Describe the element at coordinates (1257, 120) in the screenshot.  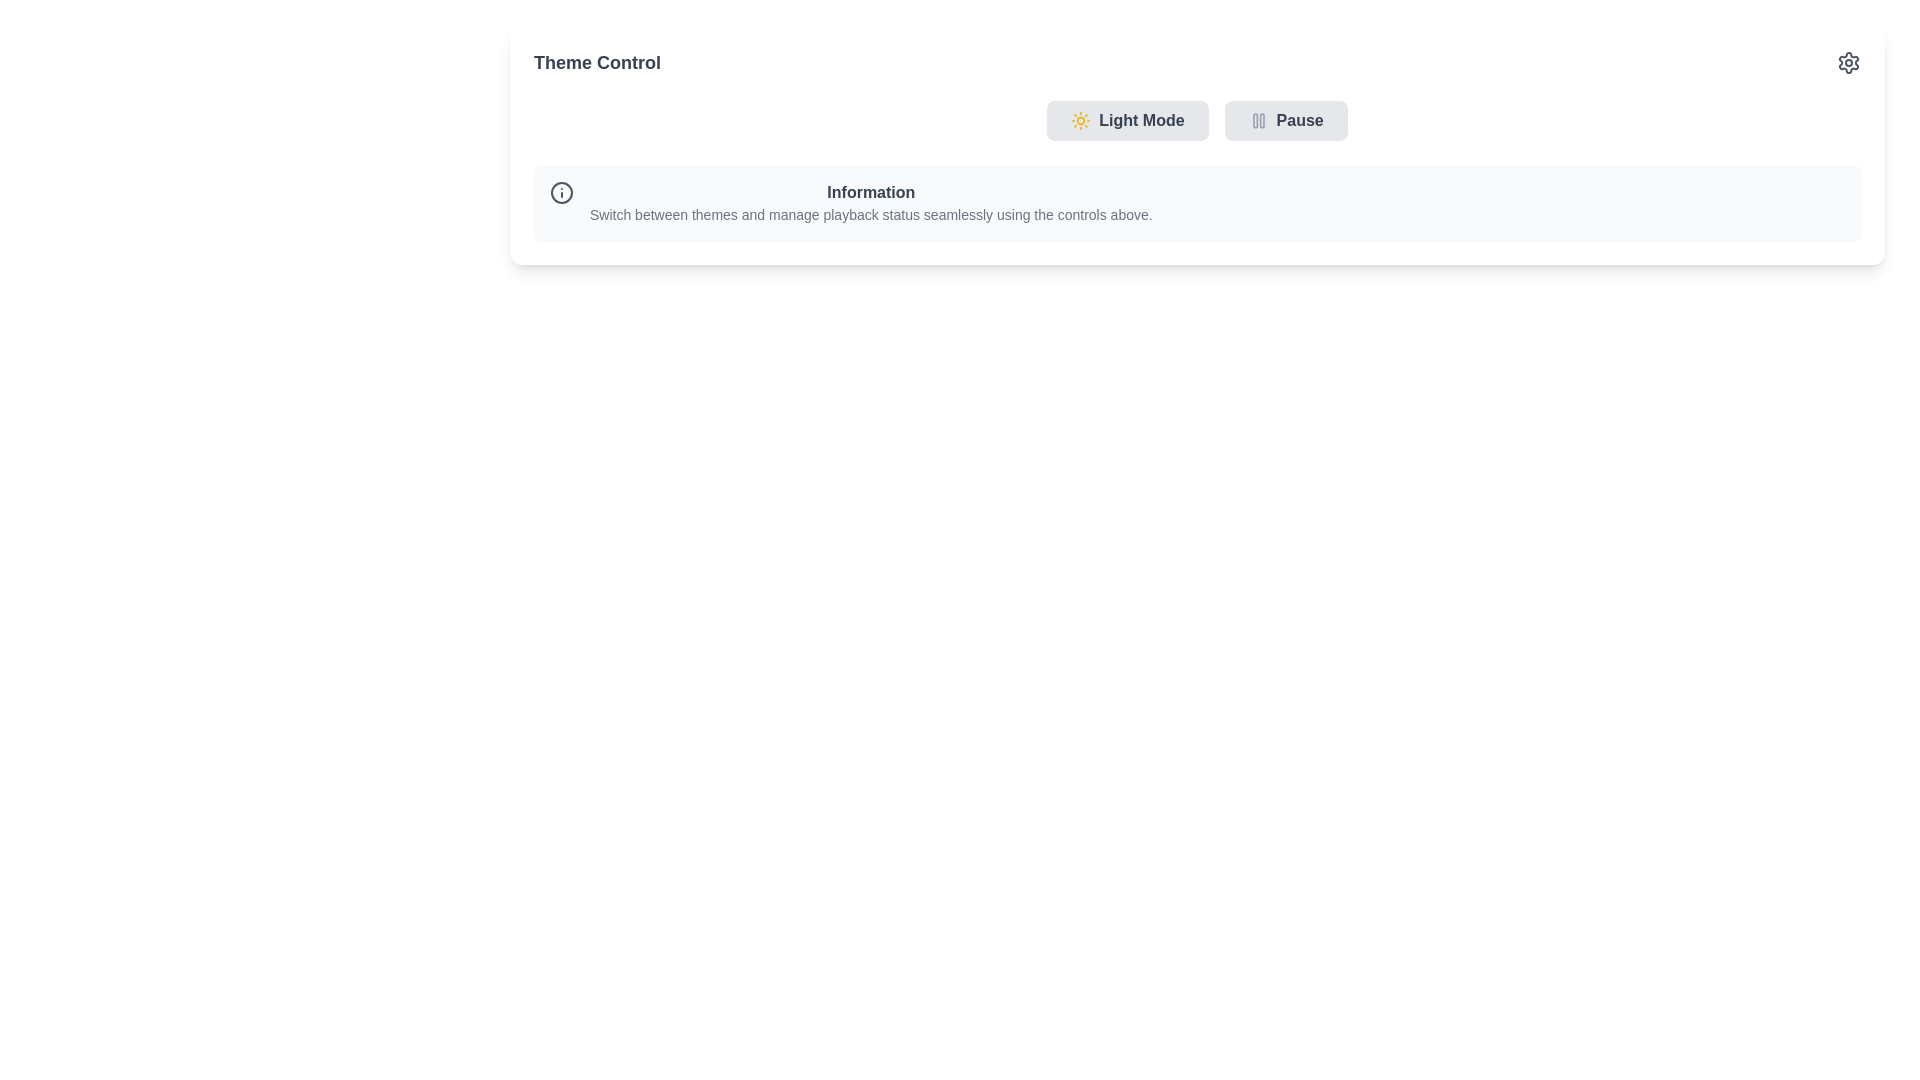
I see `the pause icon located within the 'Pause' button, which is to the right of the 'Light Mode' button in the top right section of the interface` at that location.